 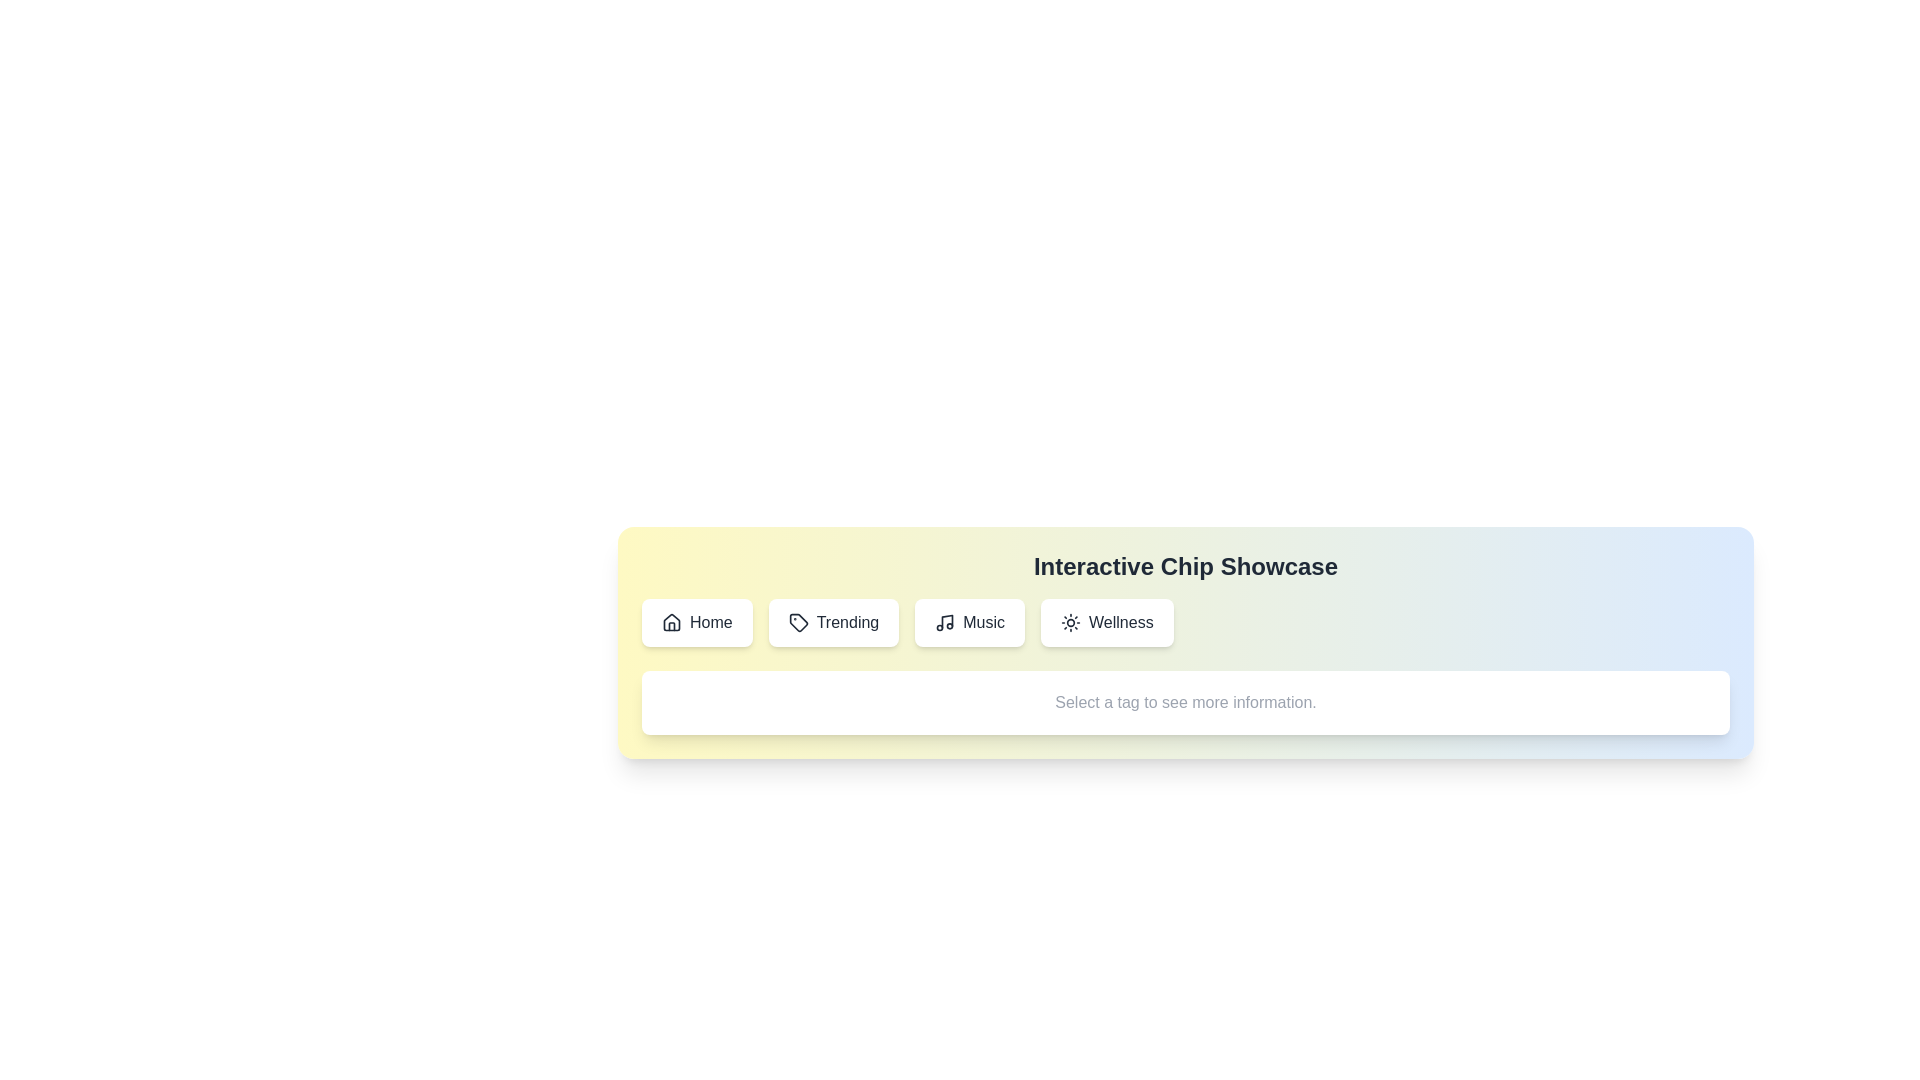 What do you see at coordinates (970, 622) in the screenshot?
I see `the chip labeled Music` at bounding box center [970, 622].